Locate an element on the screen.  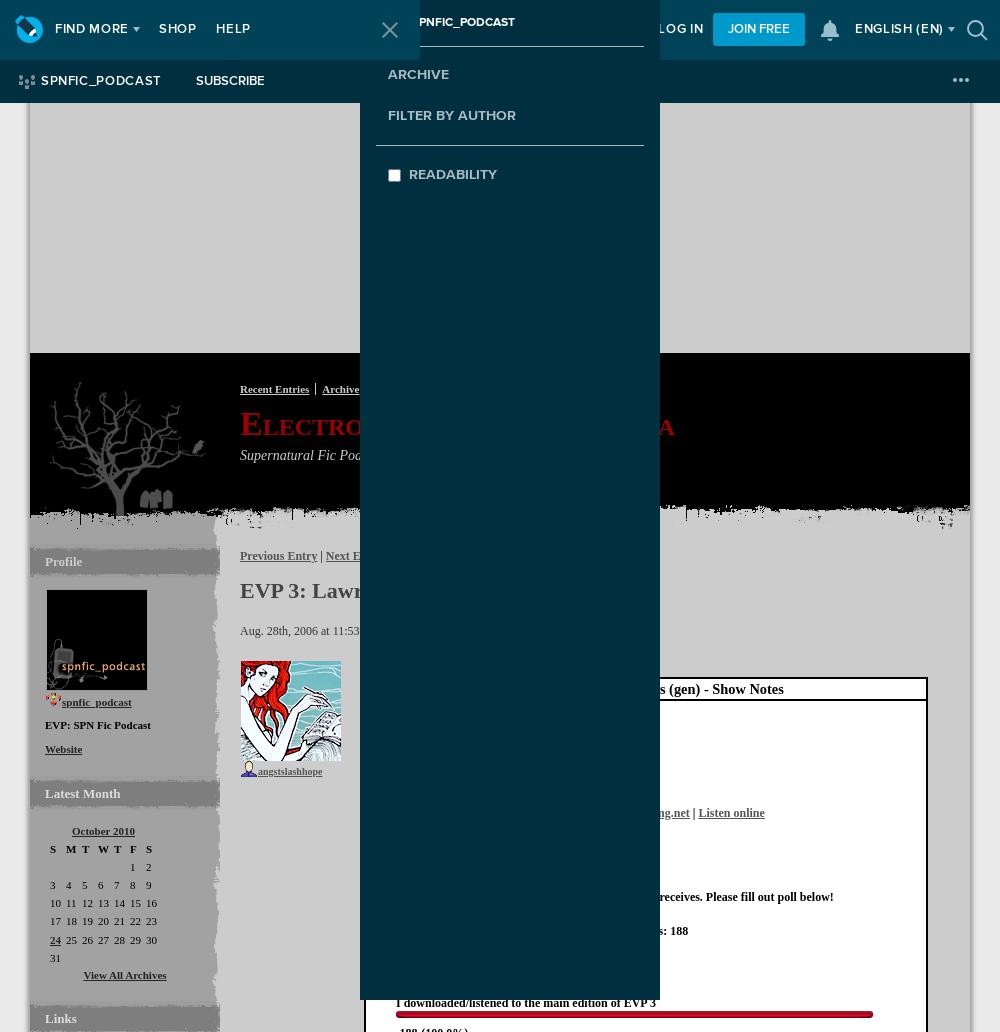
'25' is located at coordinates (70, 938).